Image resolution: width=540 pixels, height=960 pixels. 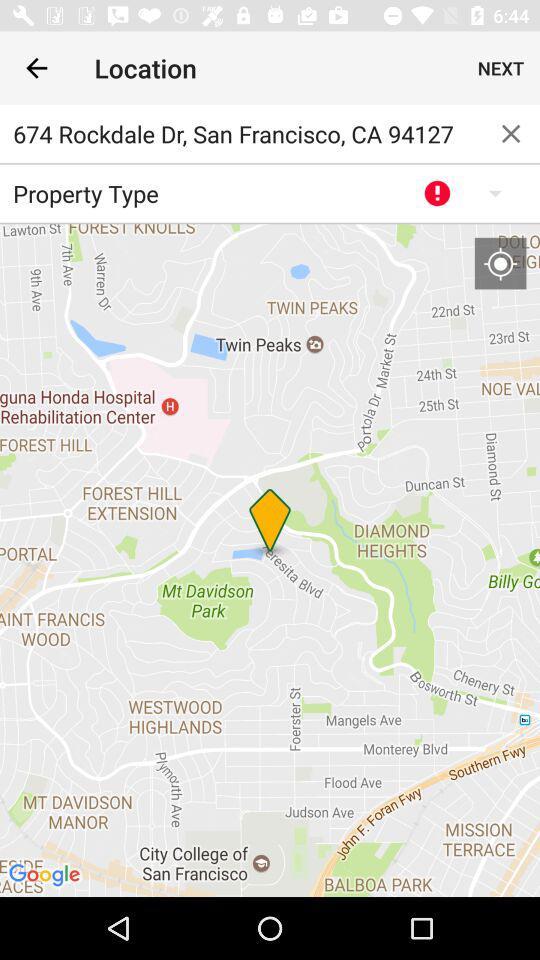 What do you see at coordinates (36, 68) in the screenshot?
I see `the icon next to the location` at bounding box center [36, 68].